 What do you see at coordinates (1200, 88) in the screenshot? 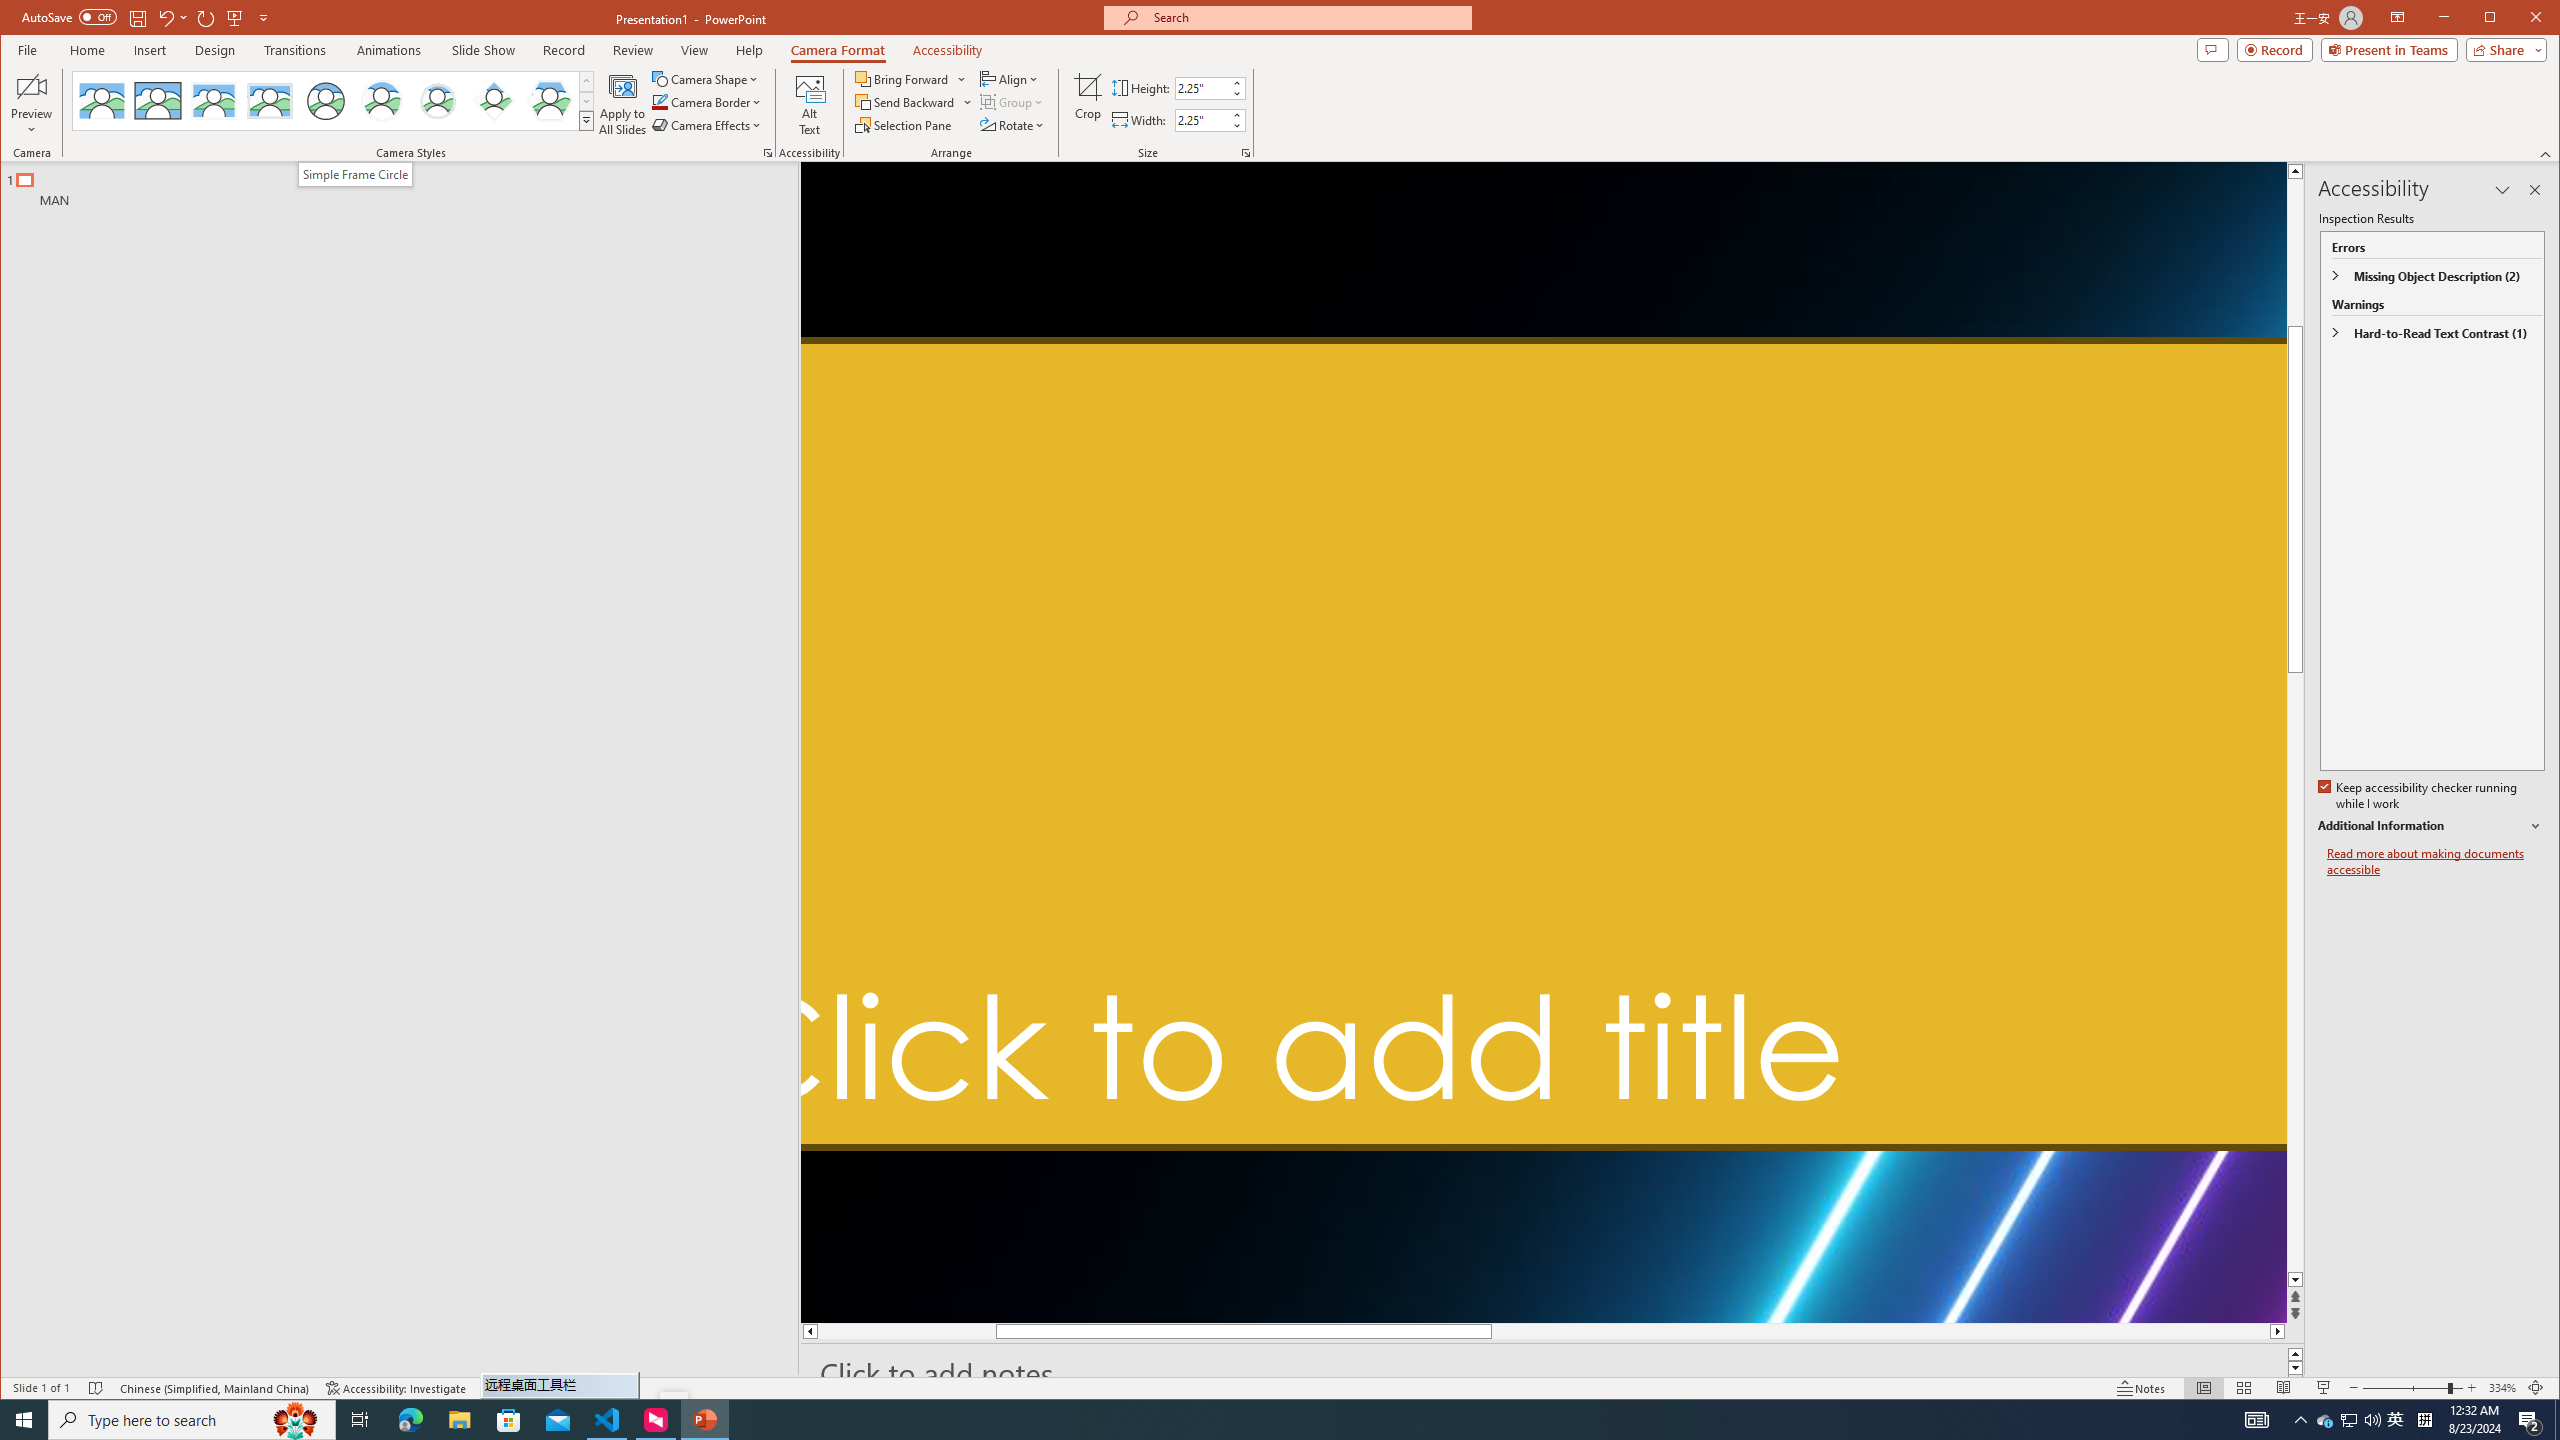
I see `'Cameo Height'` at bounding box center [1200, 88].